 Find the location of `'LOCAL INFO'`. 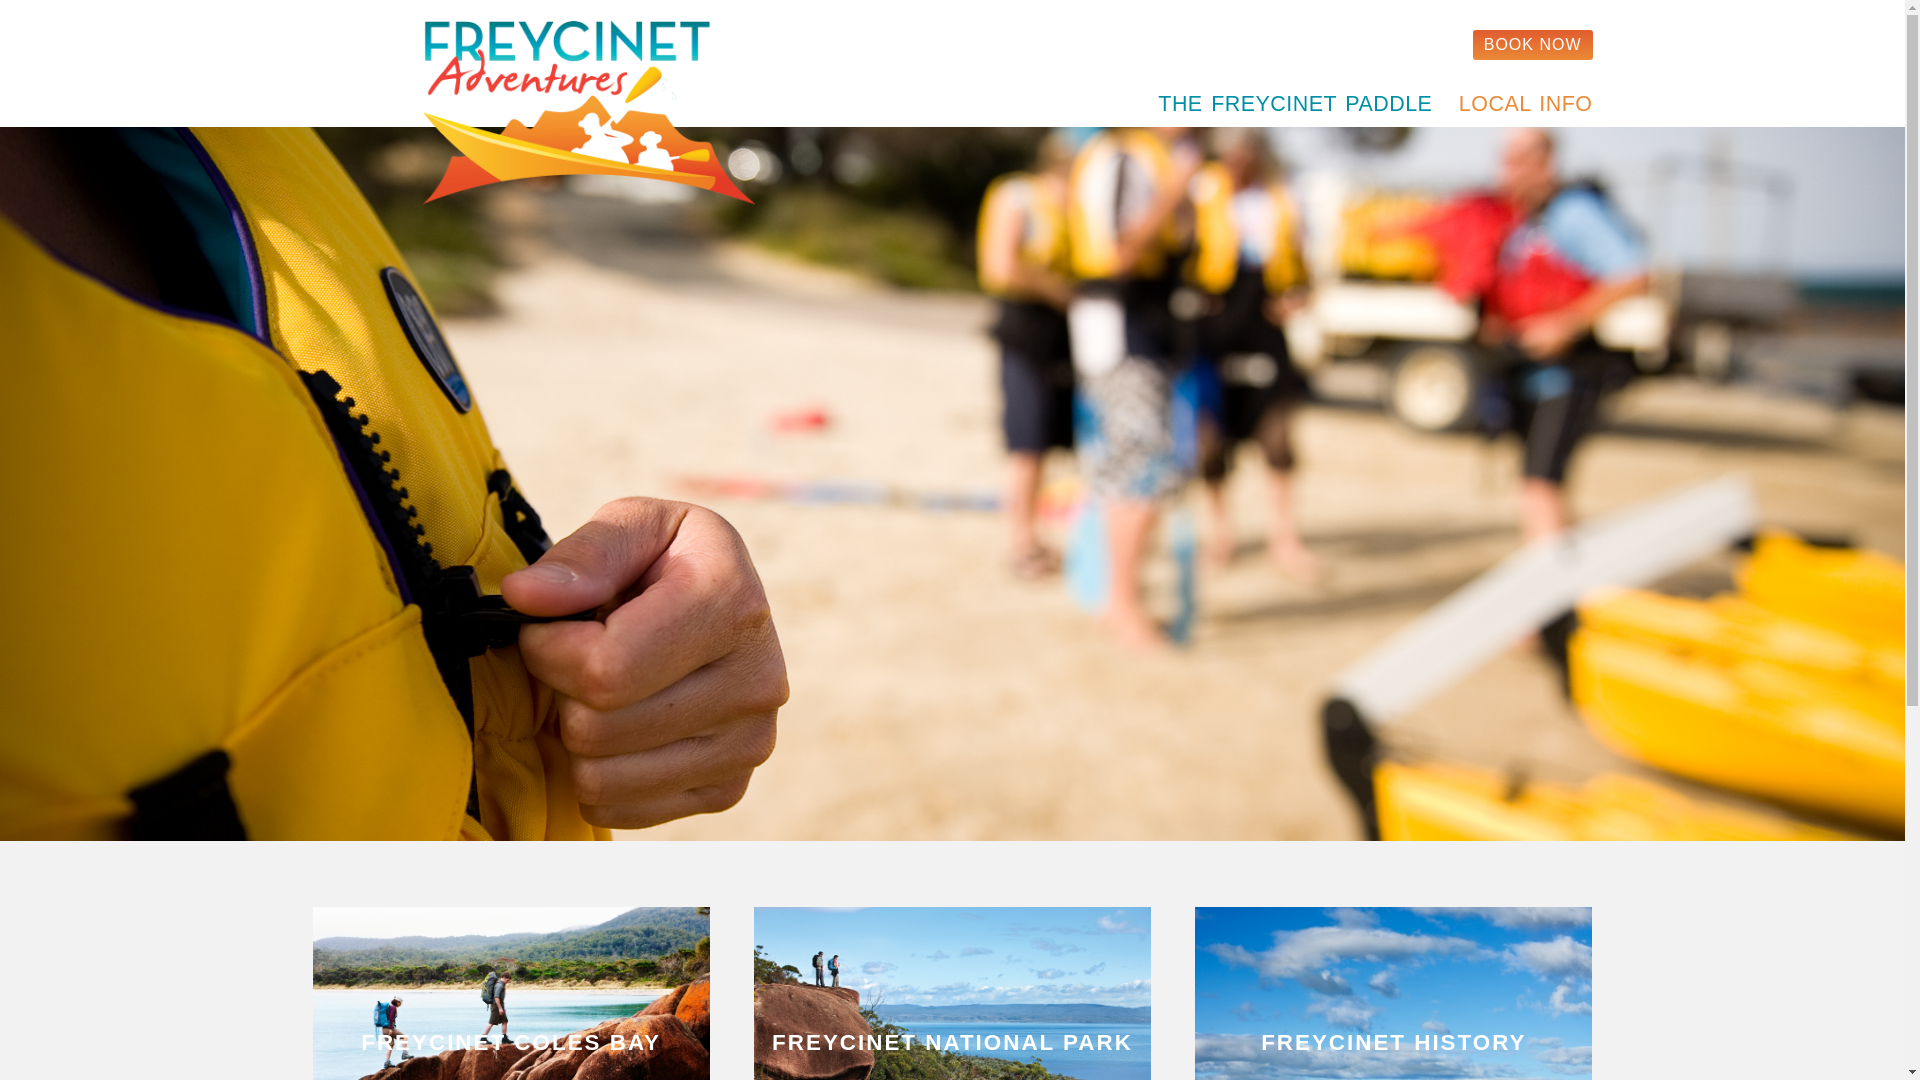

'LOCAL INFO' is located at coordinates (1520, 104).